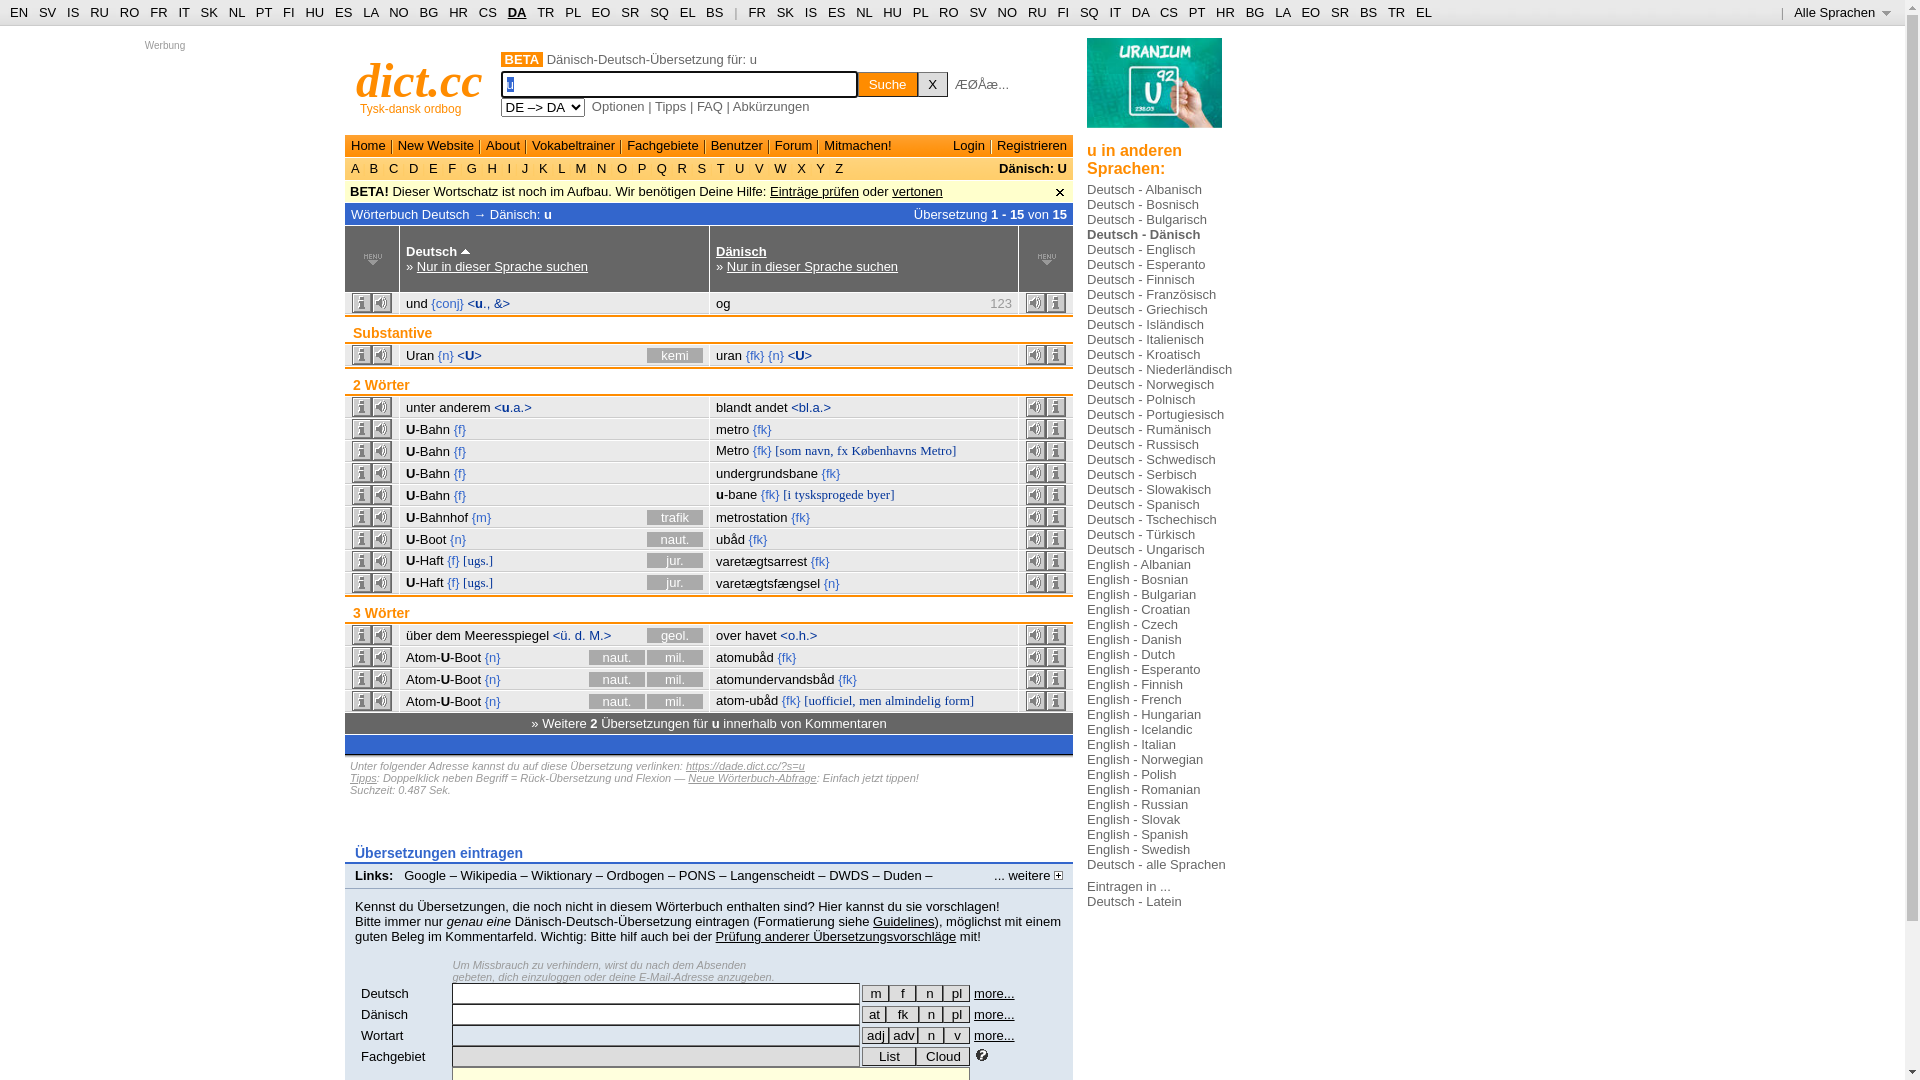 This screenshot has width=1920, height=1080. Describe the element at coordinates (998, 12) in the screenshot. I see `'NO'` at that location.